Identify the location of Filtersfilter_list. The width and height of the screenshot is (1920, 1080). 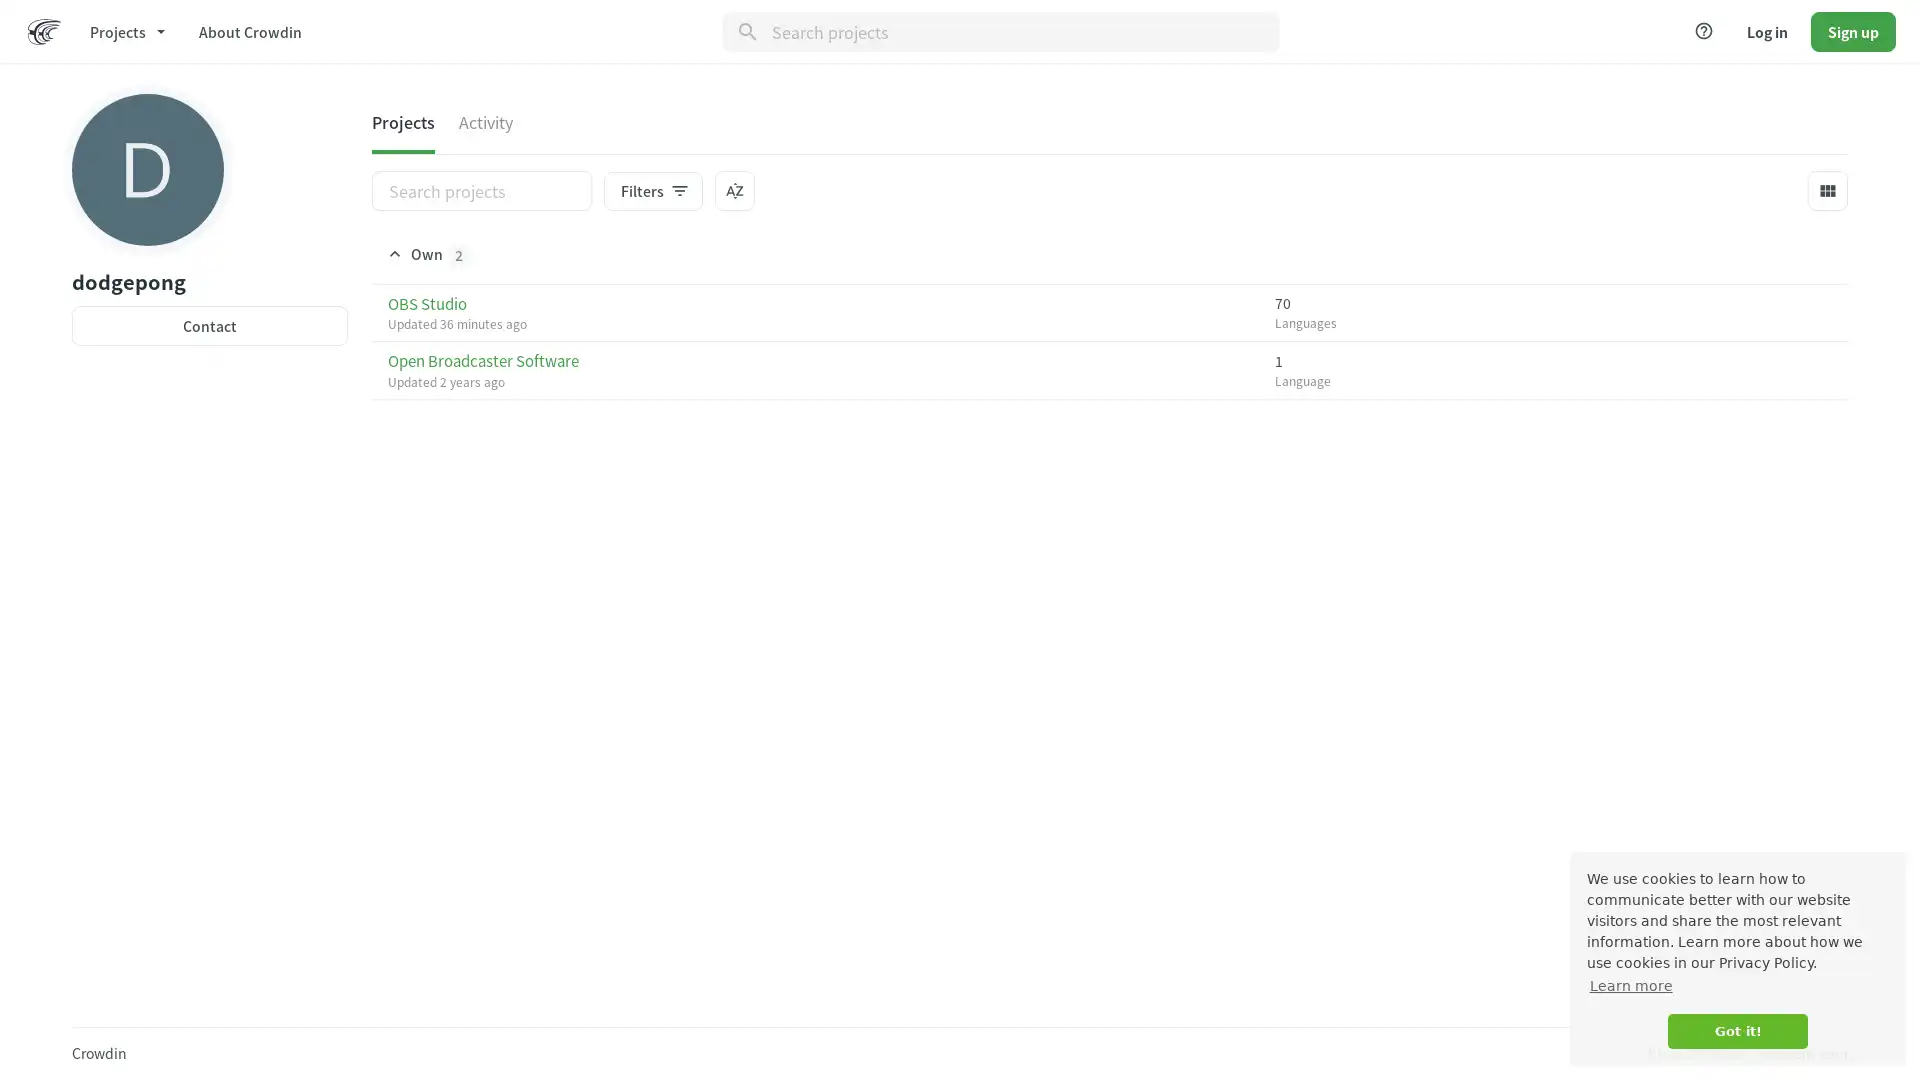
(652, 190).